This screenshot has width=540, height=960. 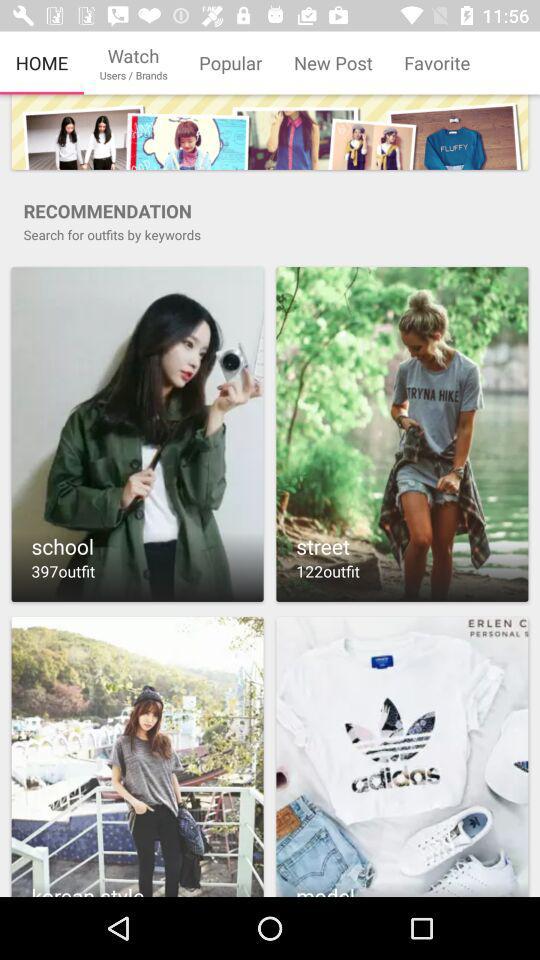 What do you see at coordinates (270, 131) in the screenshot?
I see `the first image on the web page` at bounding box center [270, 131].